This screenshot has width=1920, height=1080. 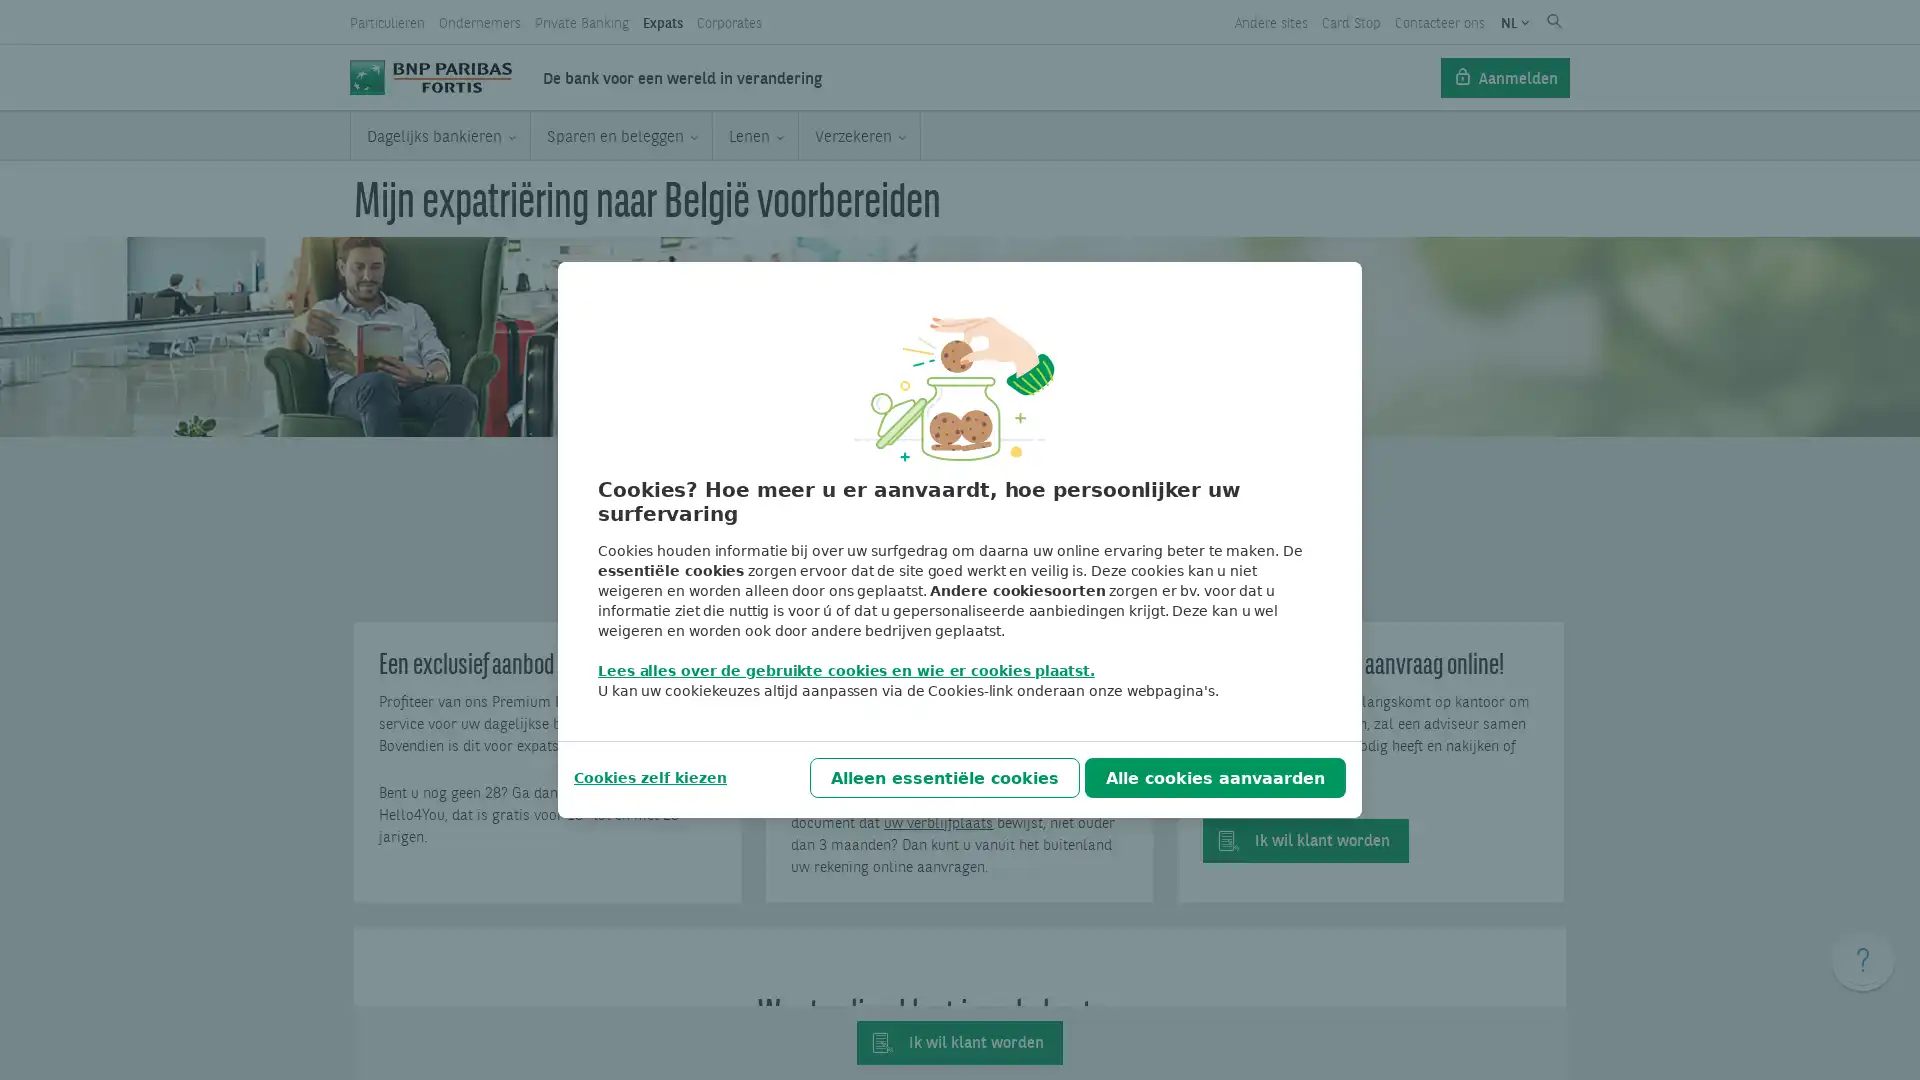 I want to click on Submit, so click(x=1554, y=22).